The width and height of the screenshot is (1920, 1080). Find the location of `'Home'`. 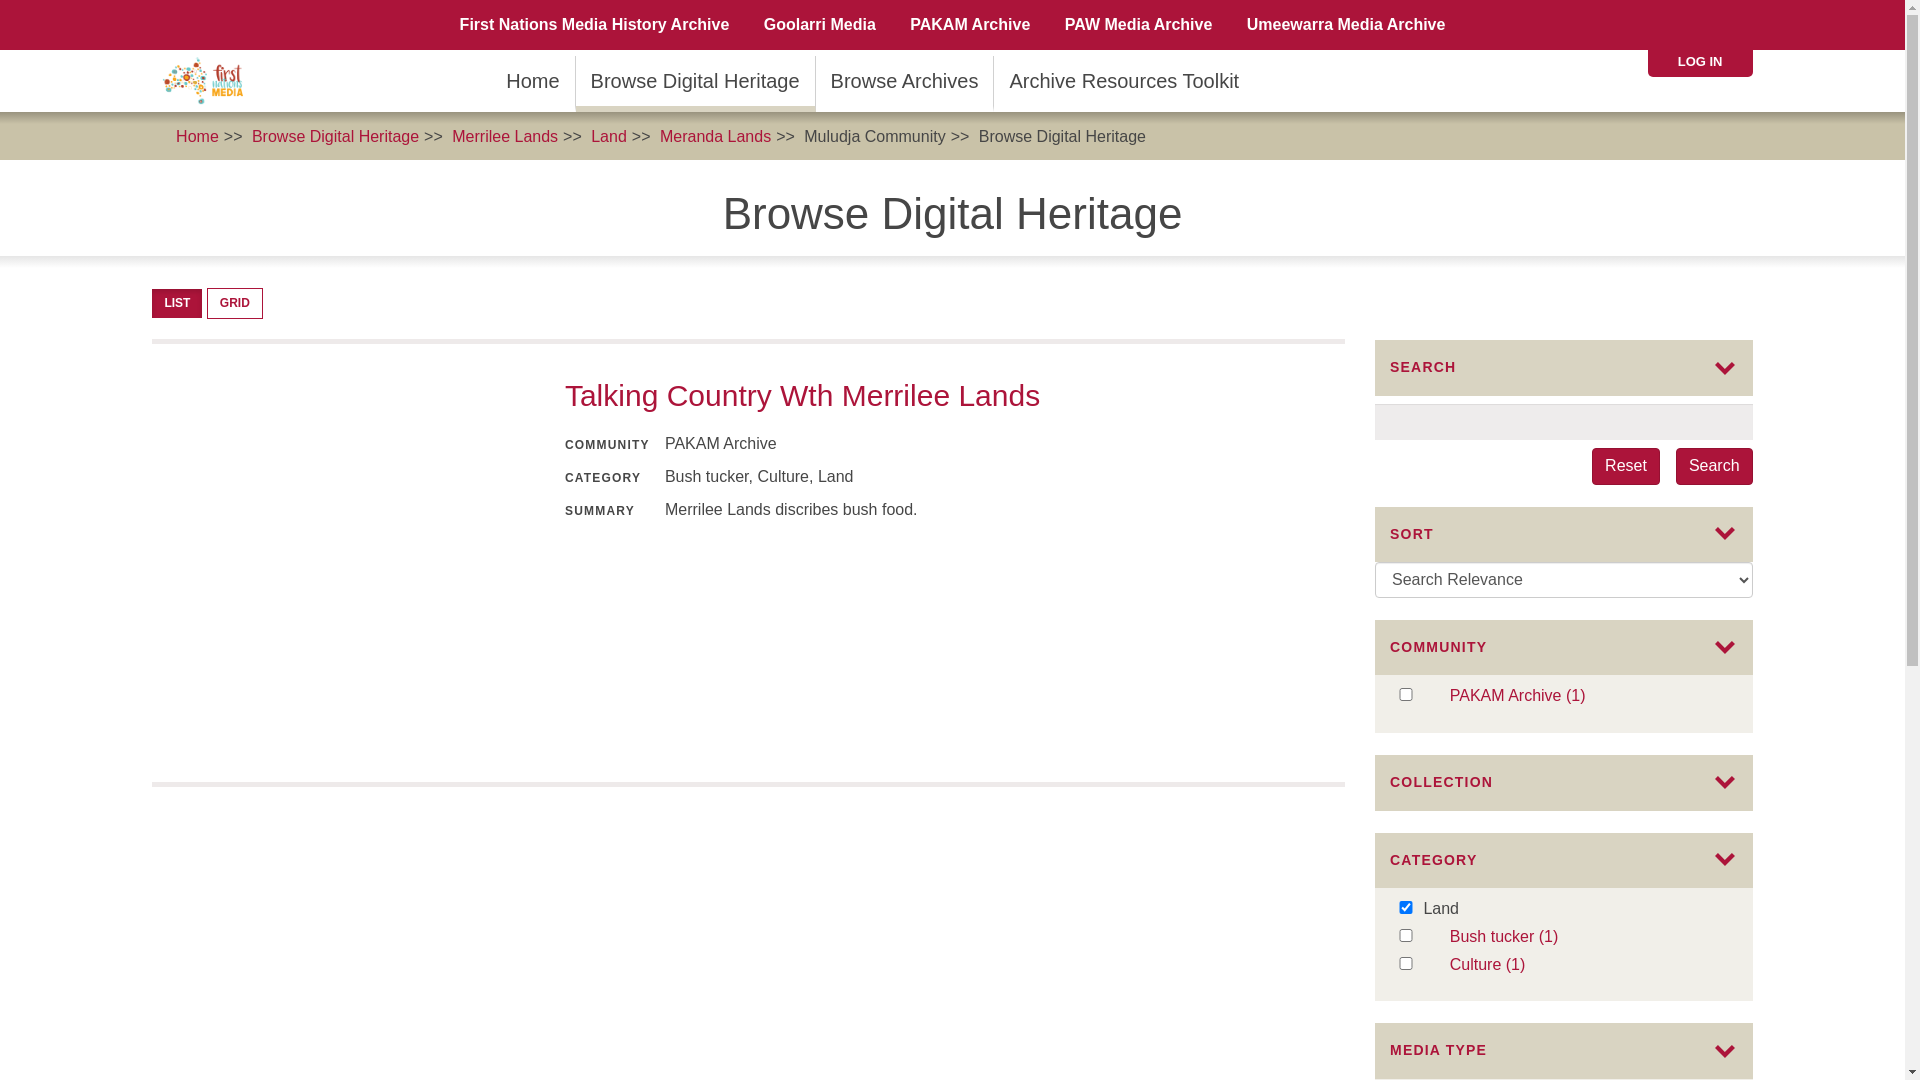

'Home' is located at coordinates (532, 80).